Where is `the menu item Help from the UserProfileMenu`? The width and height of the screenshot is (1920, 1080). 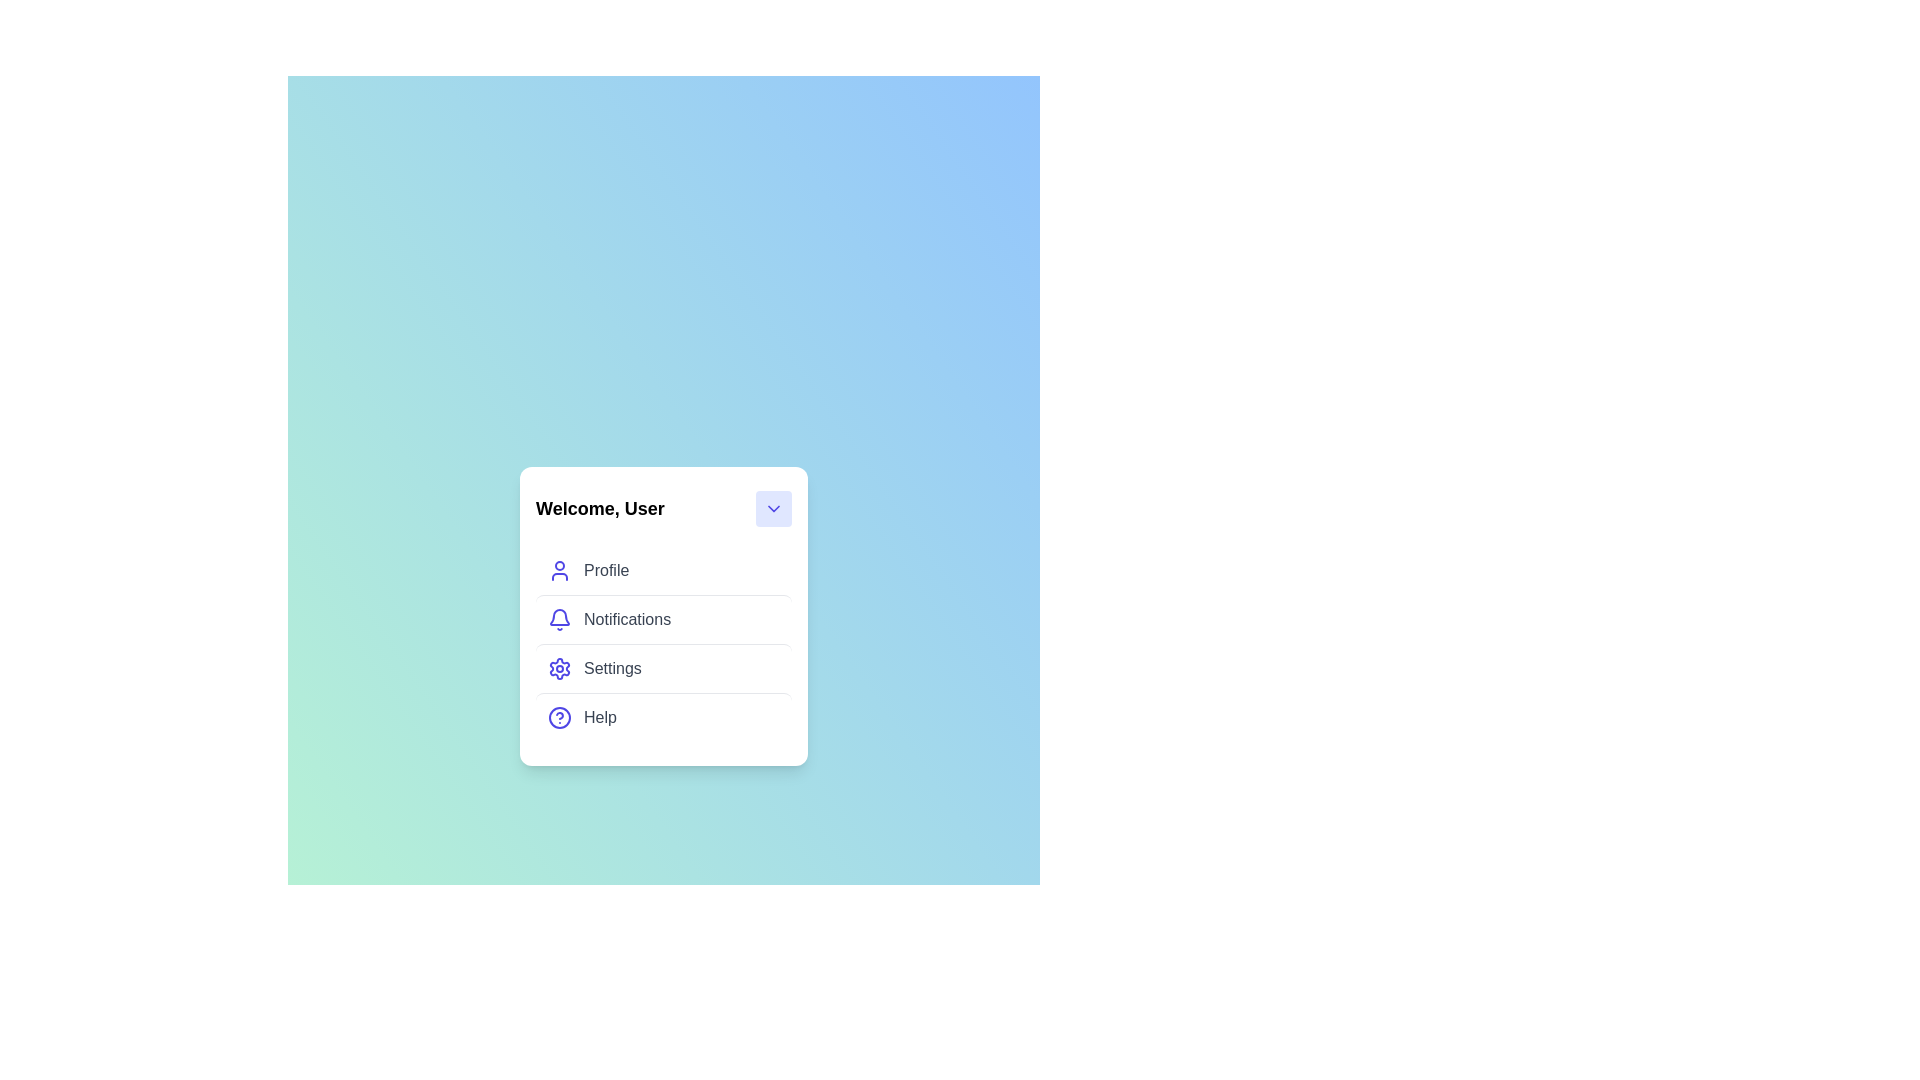 the menu item Help from the UserProfileMenu is located at coordinates (663, 716).